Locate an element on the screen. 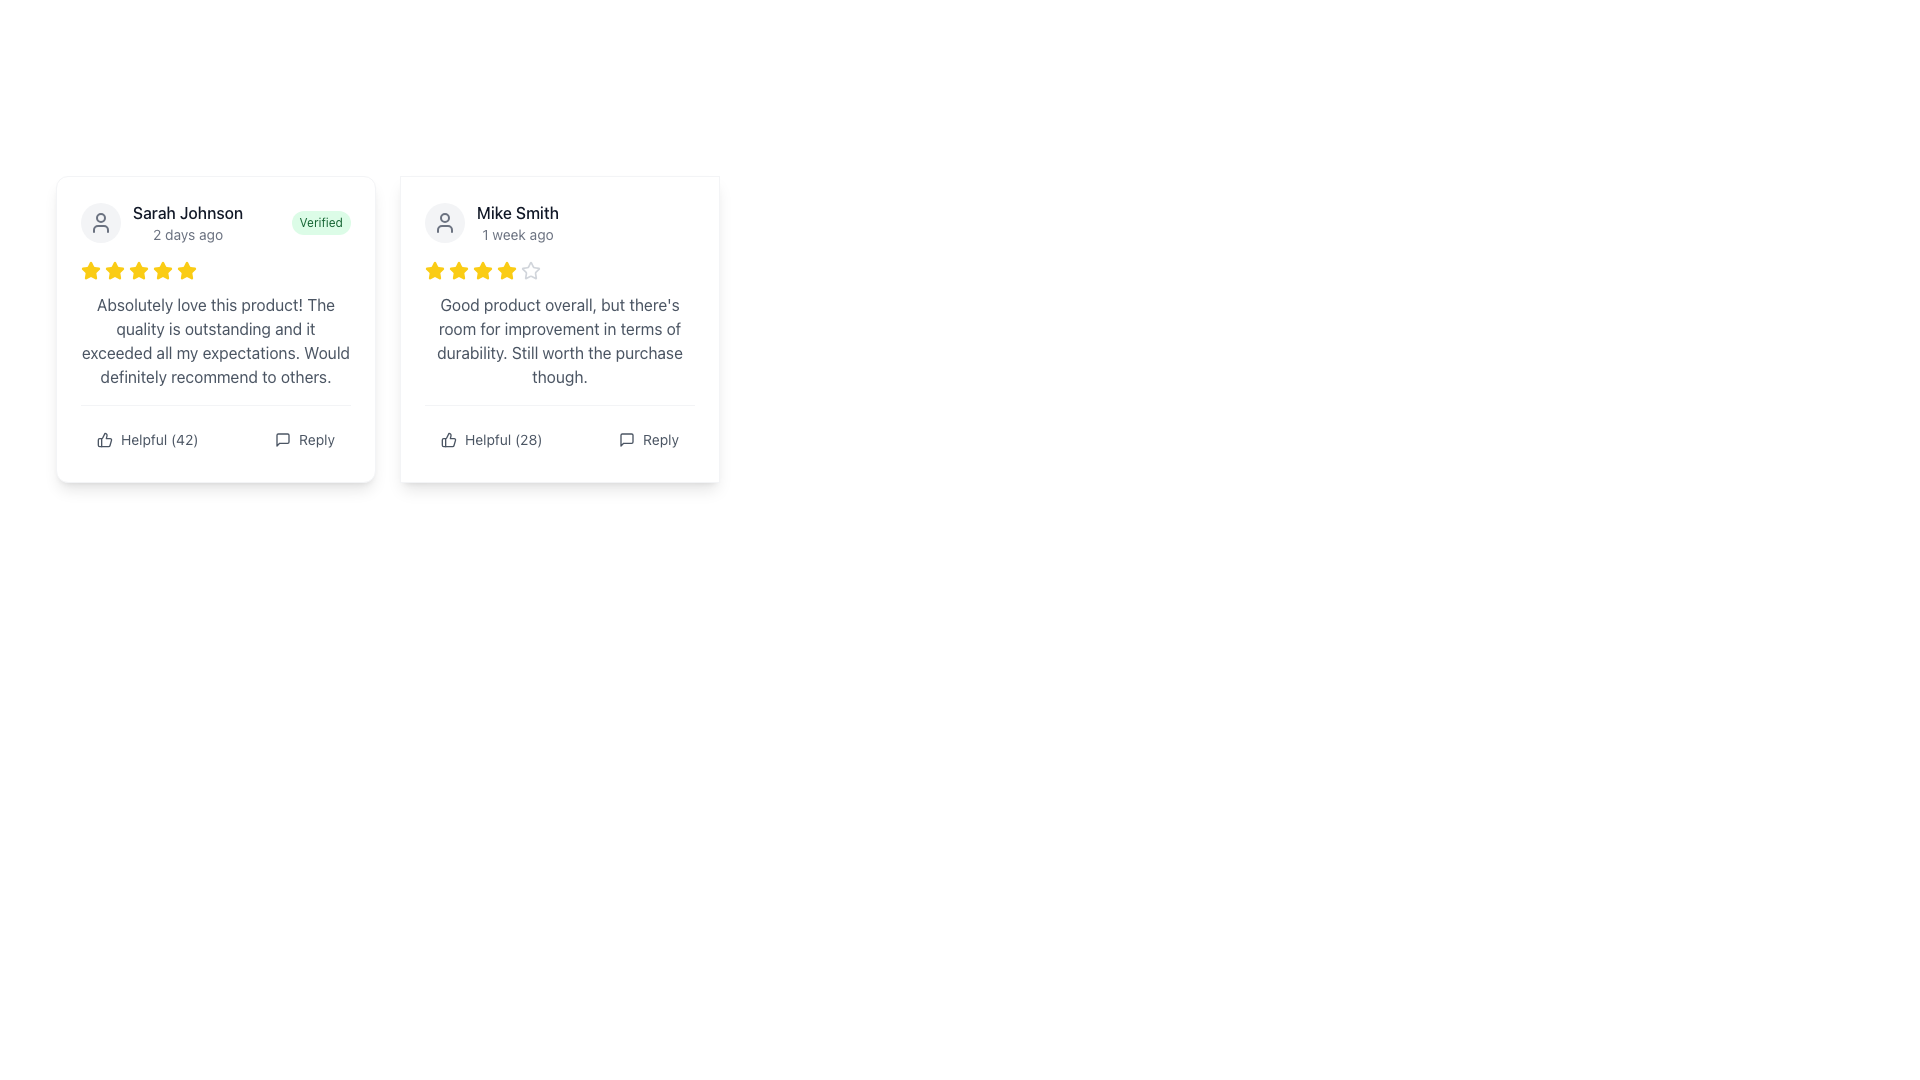  the third gold star-shaped icon with a filled yellow color in the rating section under Sarah Johnson's review is located at coordinates (114, 270).